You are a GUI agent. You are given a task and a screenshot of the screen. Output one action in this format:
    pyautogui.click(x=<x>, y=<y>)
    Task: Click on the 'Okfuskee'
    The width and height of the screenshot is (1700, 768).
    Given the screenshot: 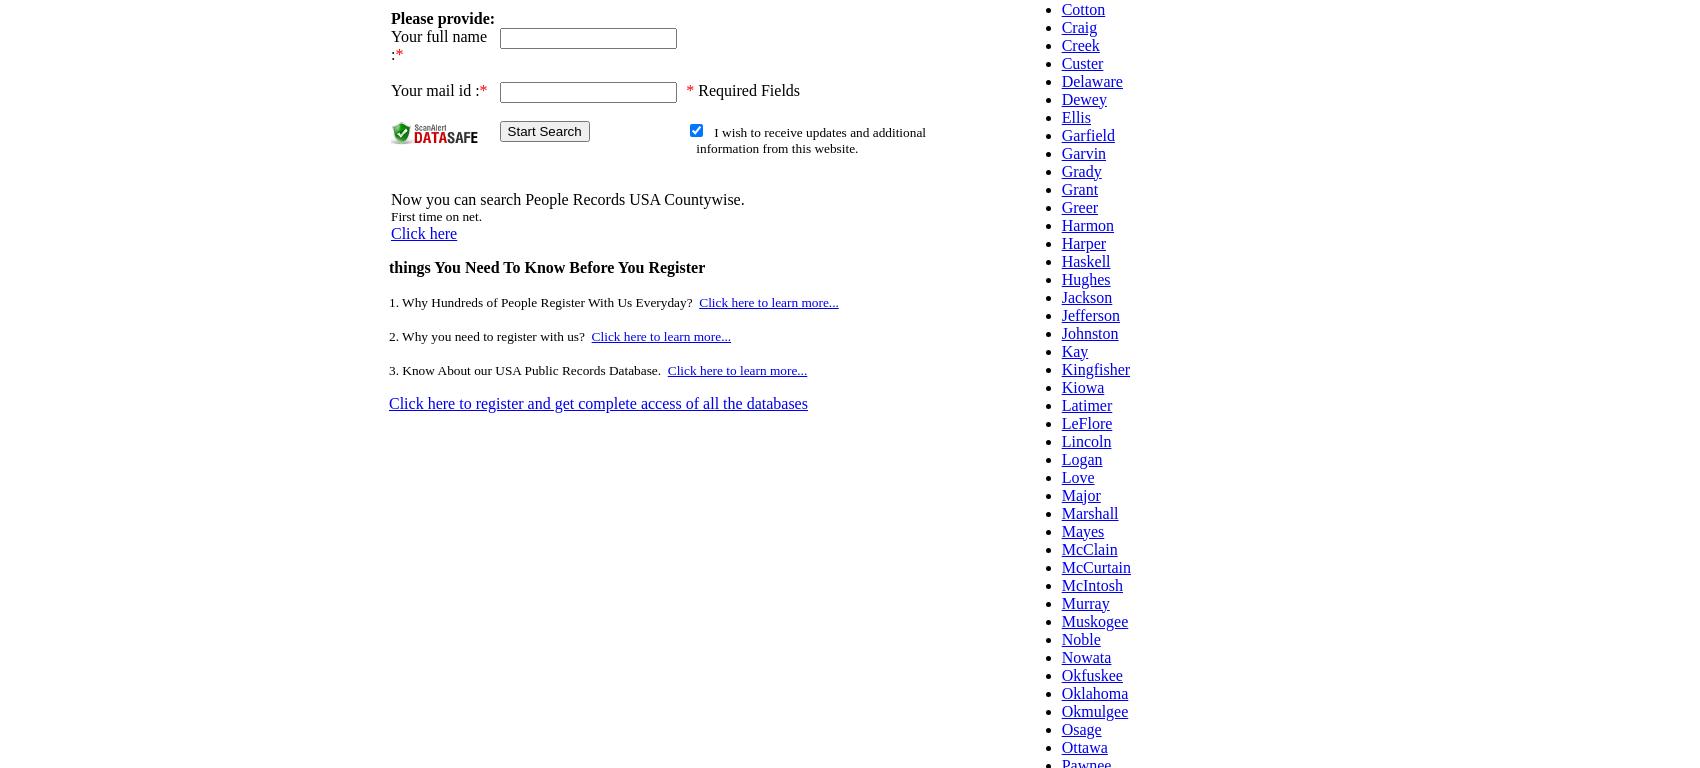 What is the action you would take?
    pyautogui.click(x=1091, y=674)
    